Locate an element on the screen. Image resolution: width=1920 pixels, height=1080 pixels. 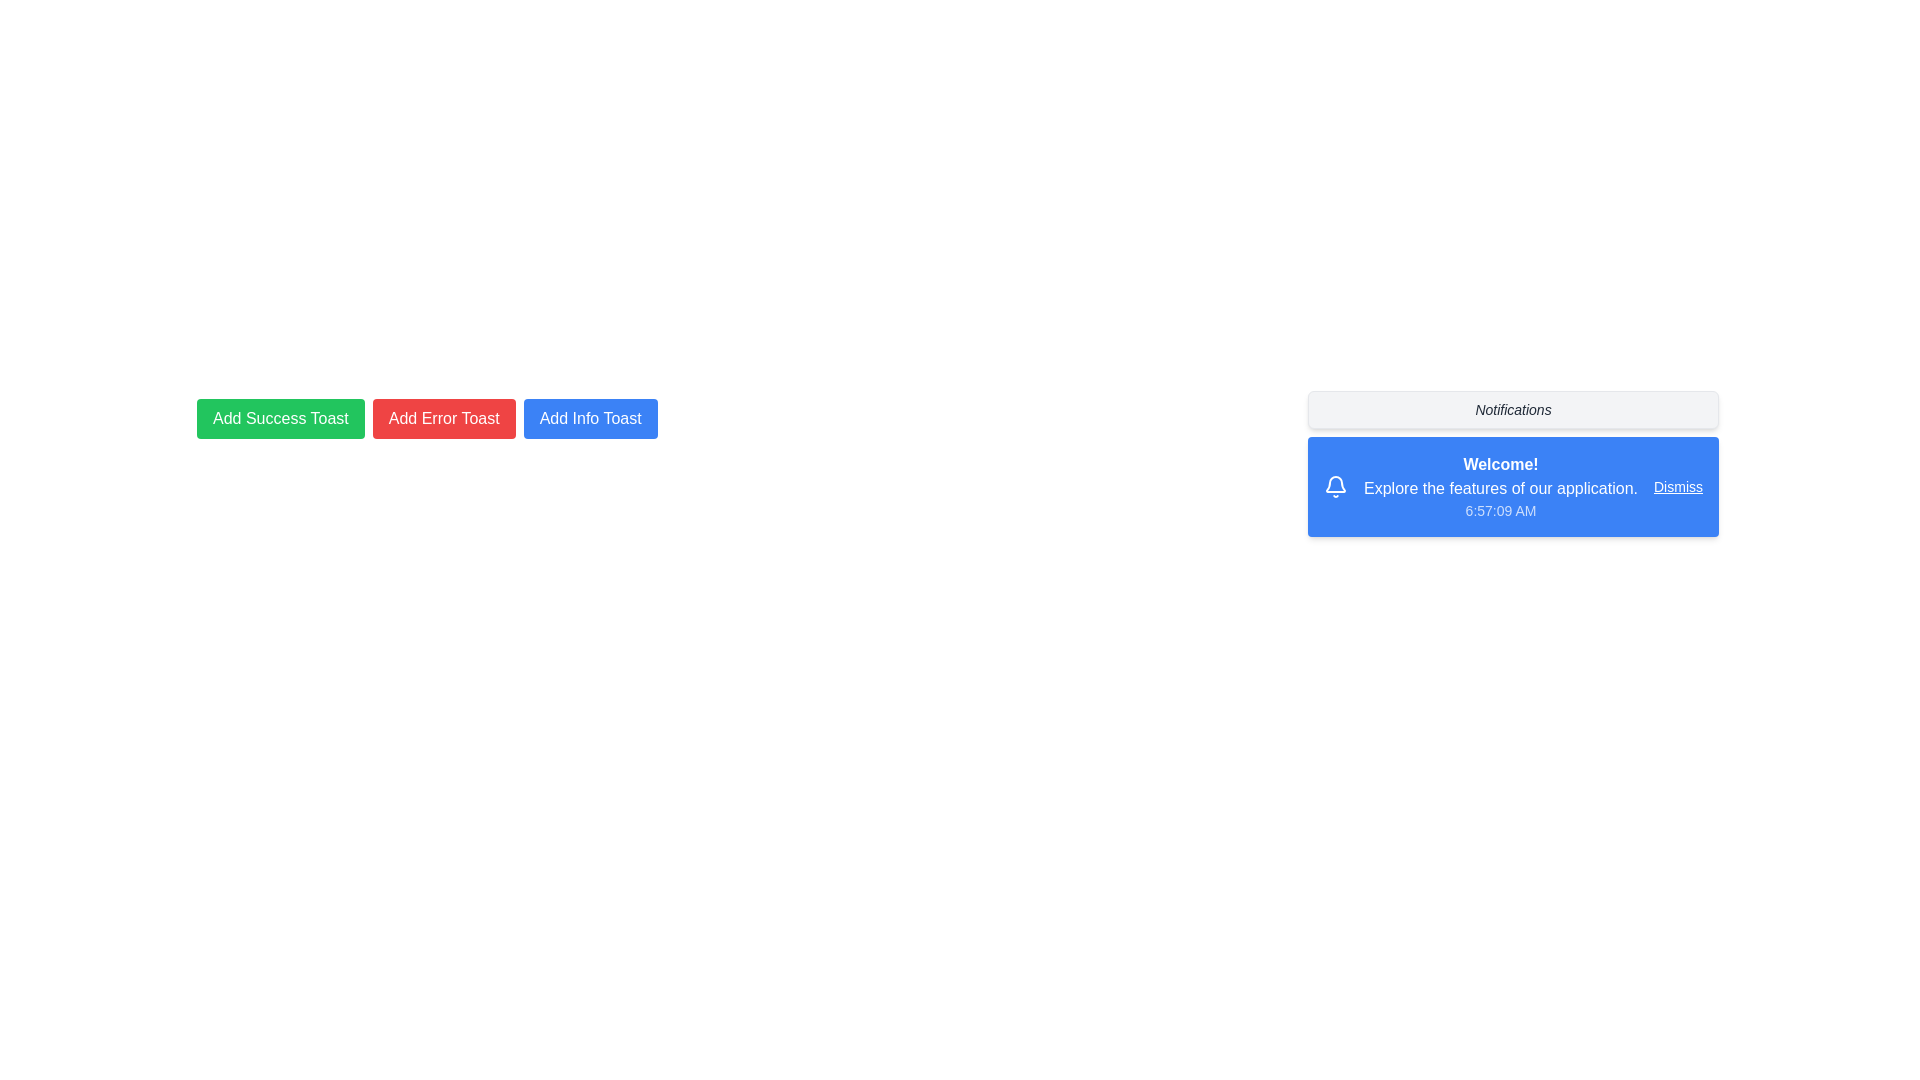
the second button in a horizontal row of three buttons, which is intended is located at coordinates (443, 418).